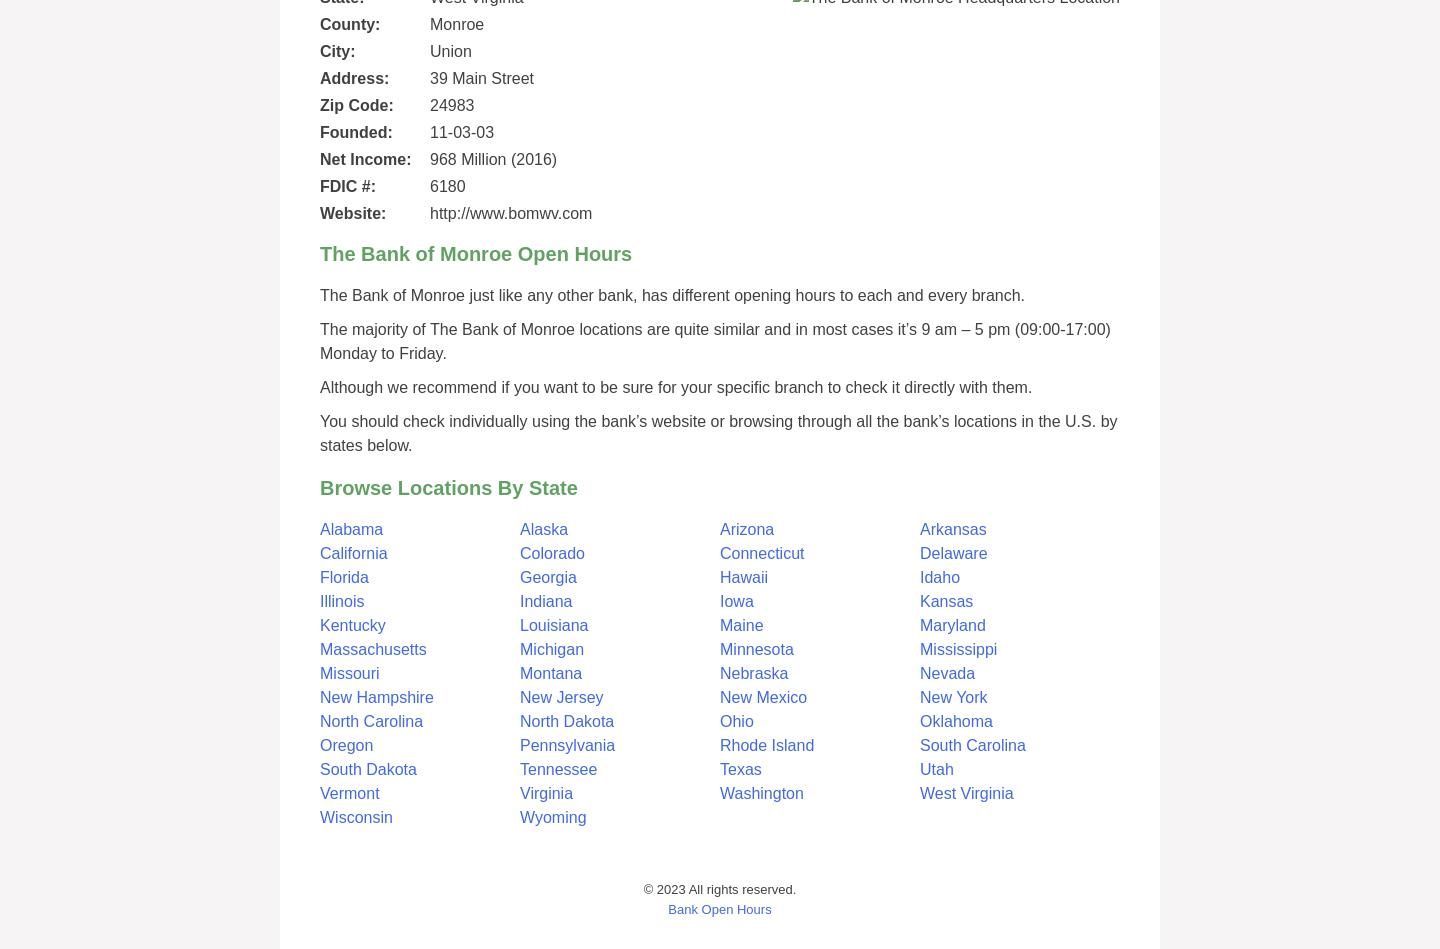  Describe the element at coordinates (718, 433) in the screenshot. I see `'You should check individually using the bank’s website or browsing through all the bank’s locations in the U.S. by states below.'` at that location.